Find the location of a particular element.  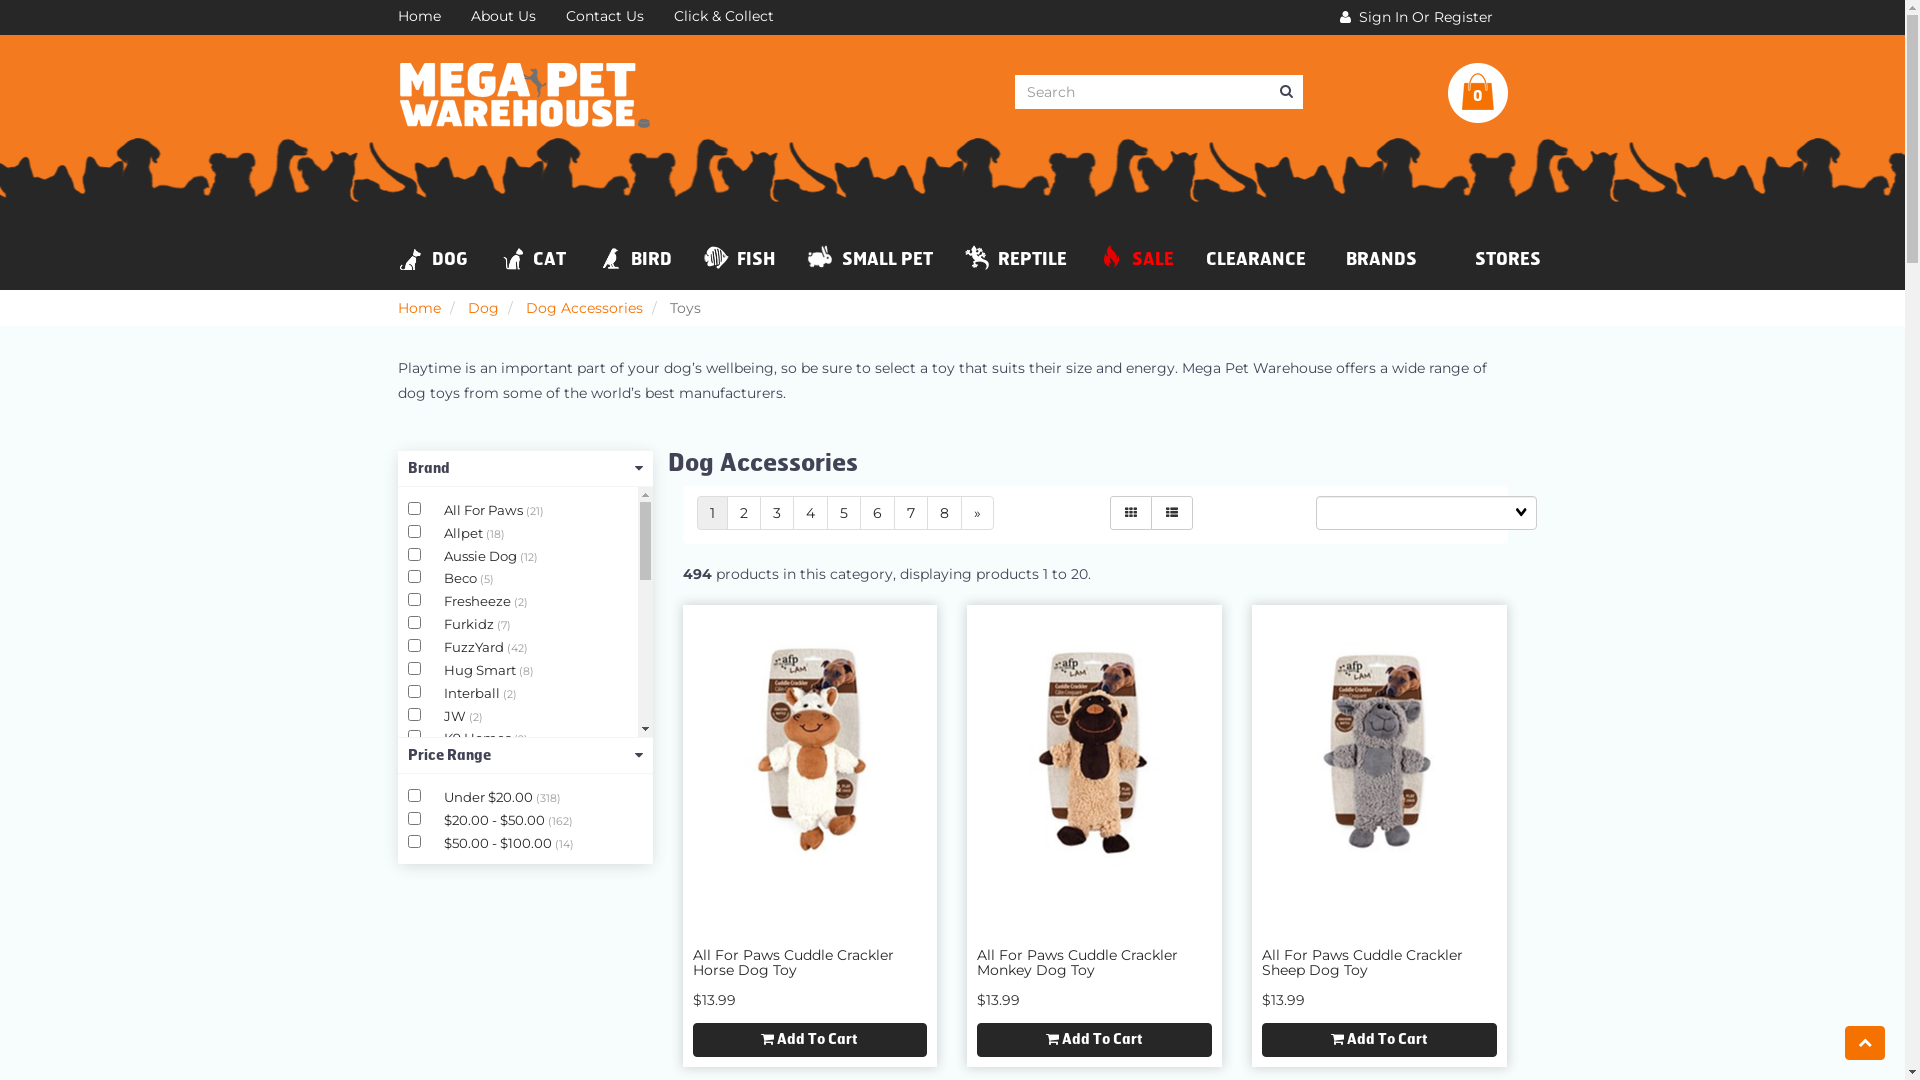

'About Us' is located at coordinates (503, 17).